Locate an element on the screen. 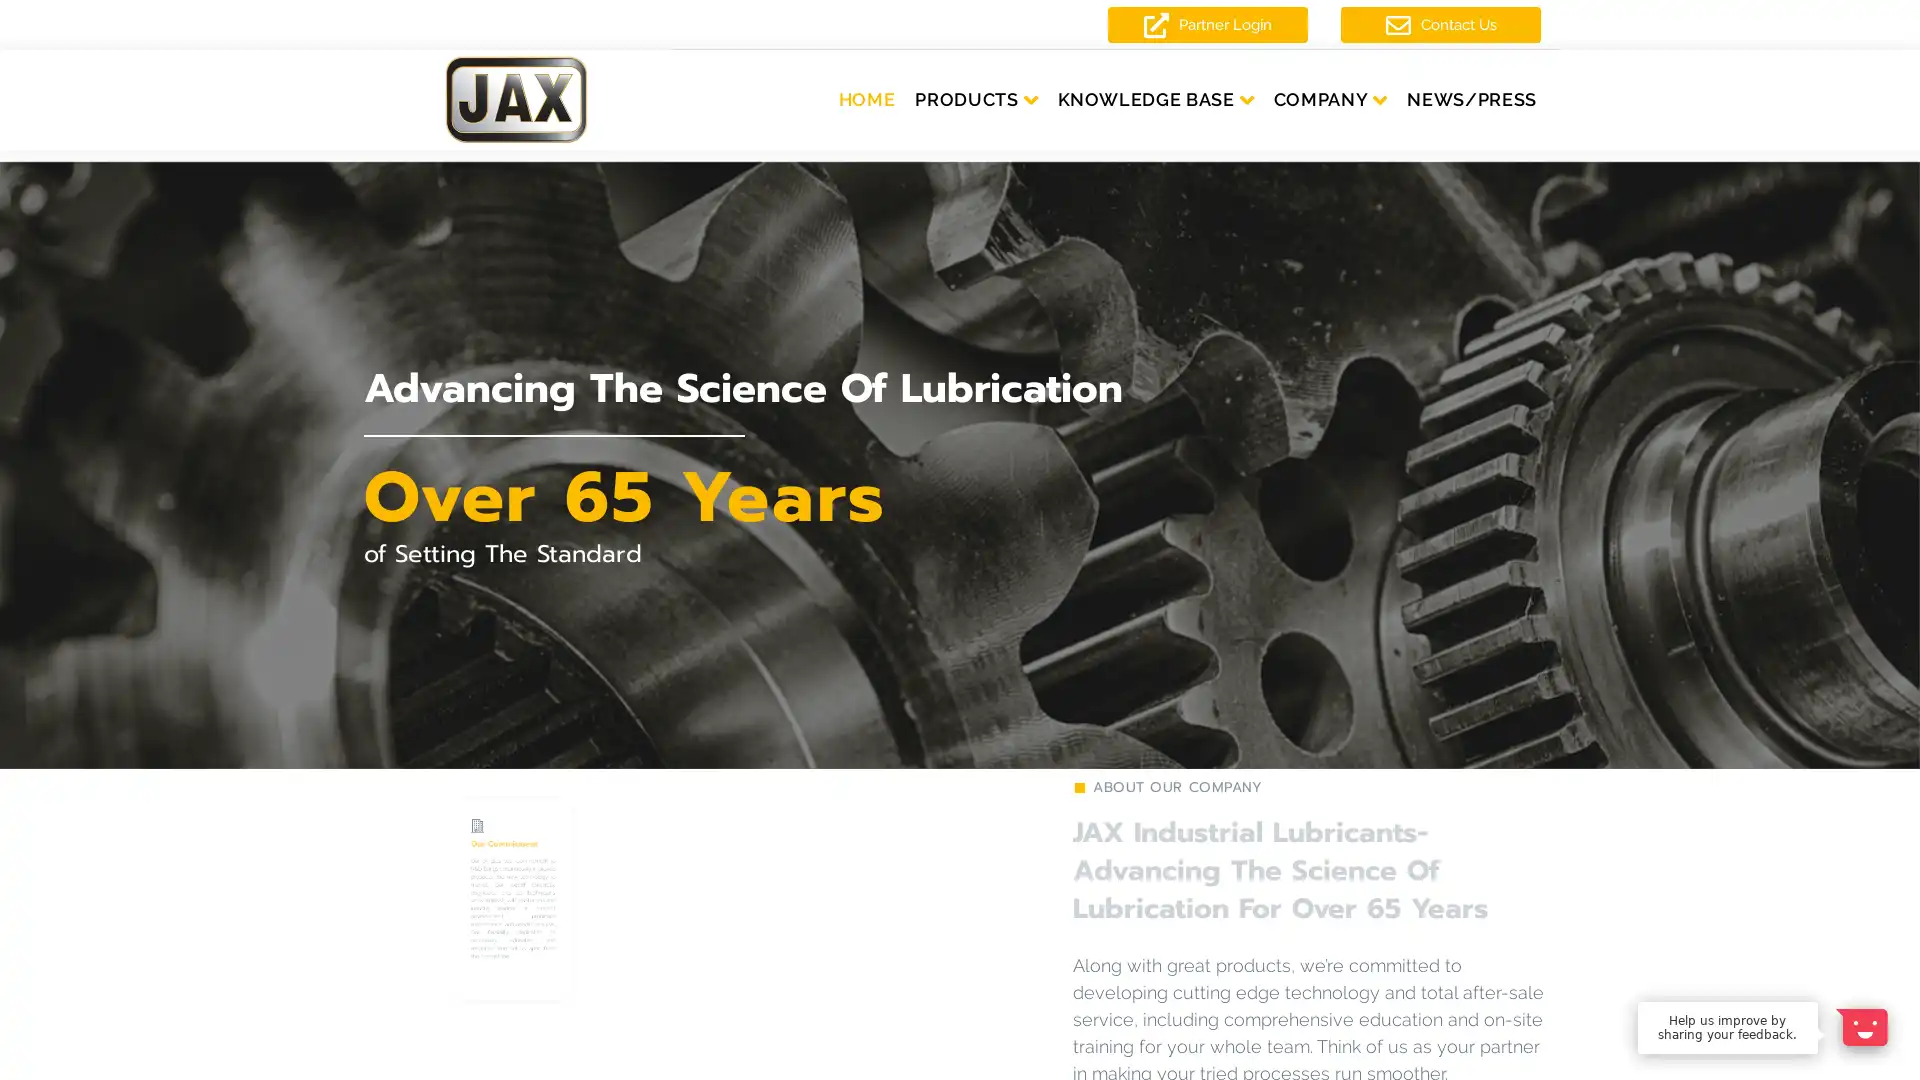  Open is located at coordinates (1860, 1026).